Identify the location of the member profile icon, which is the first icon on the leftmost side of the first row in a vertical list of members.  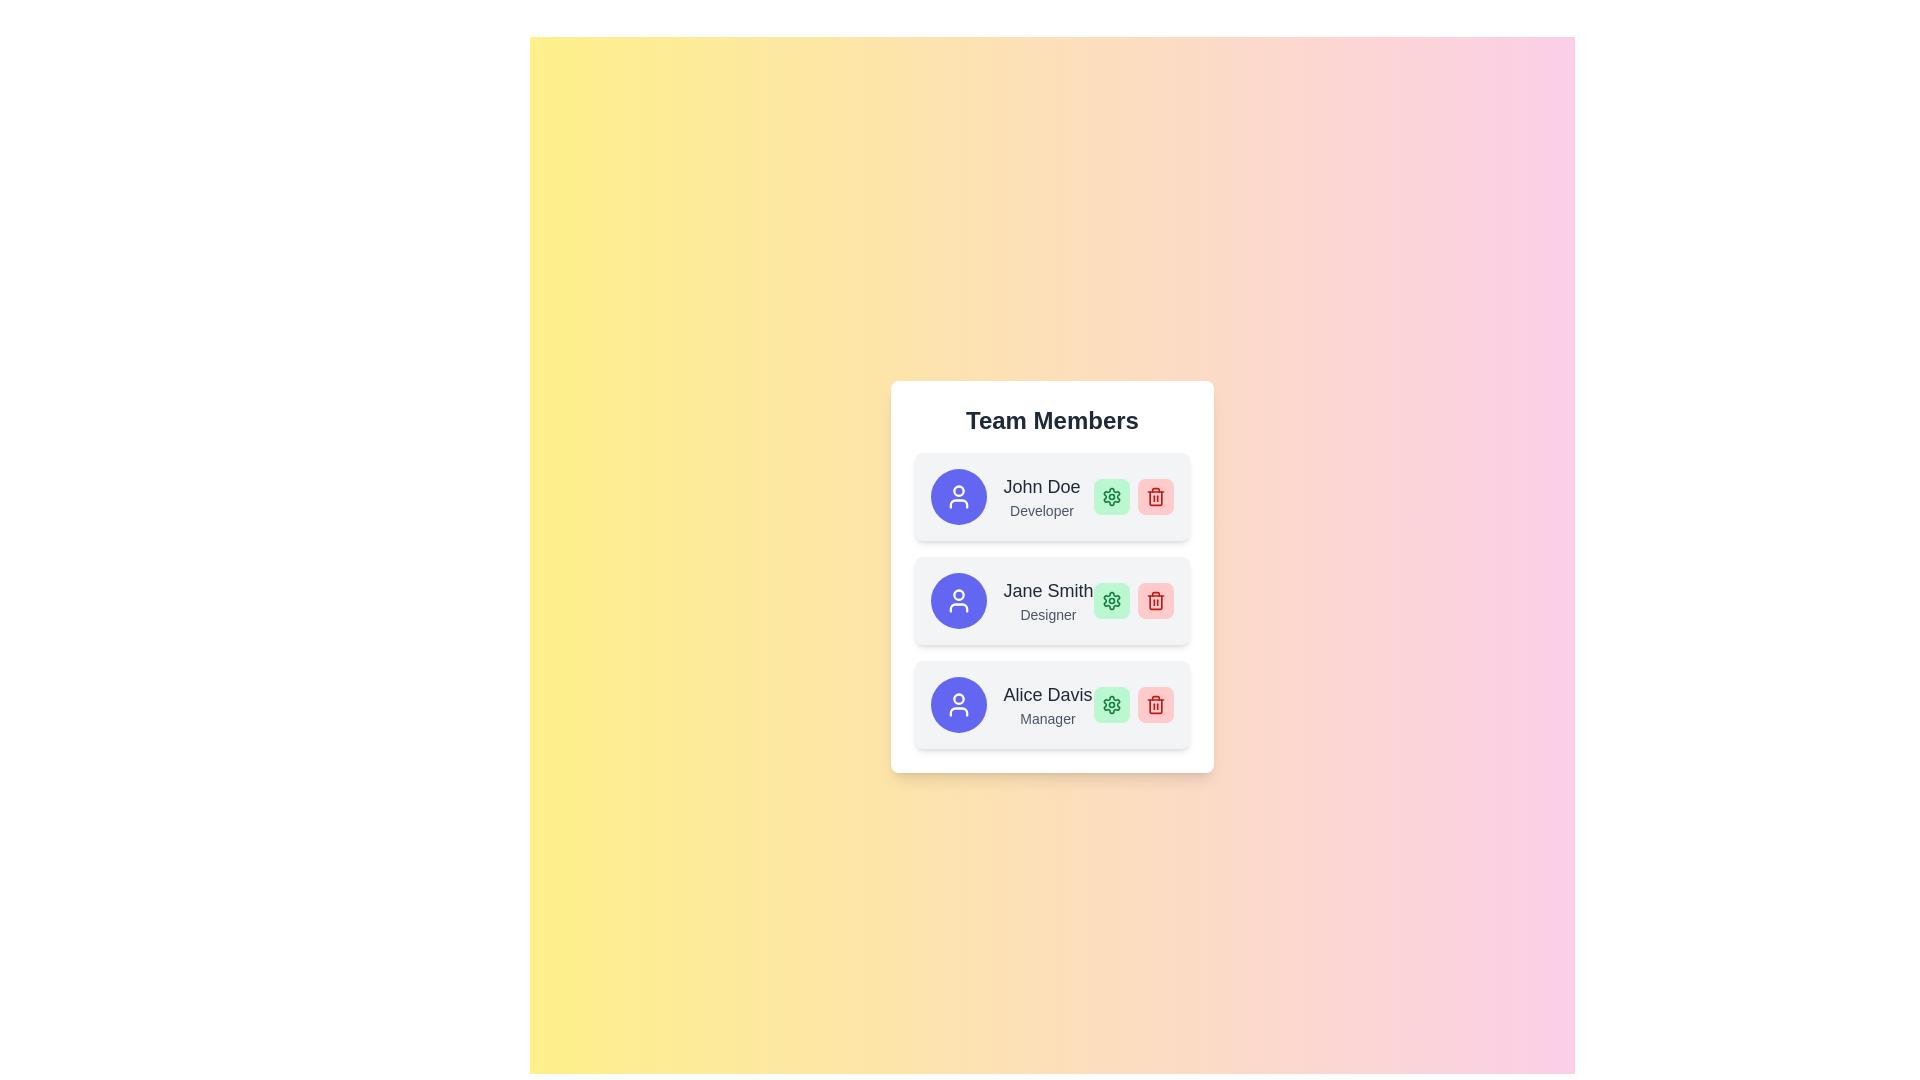
(958, 496).